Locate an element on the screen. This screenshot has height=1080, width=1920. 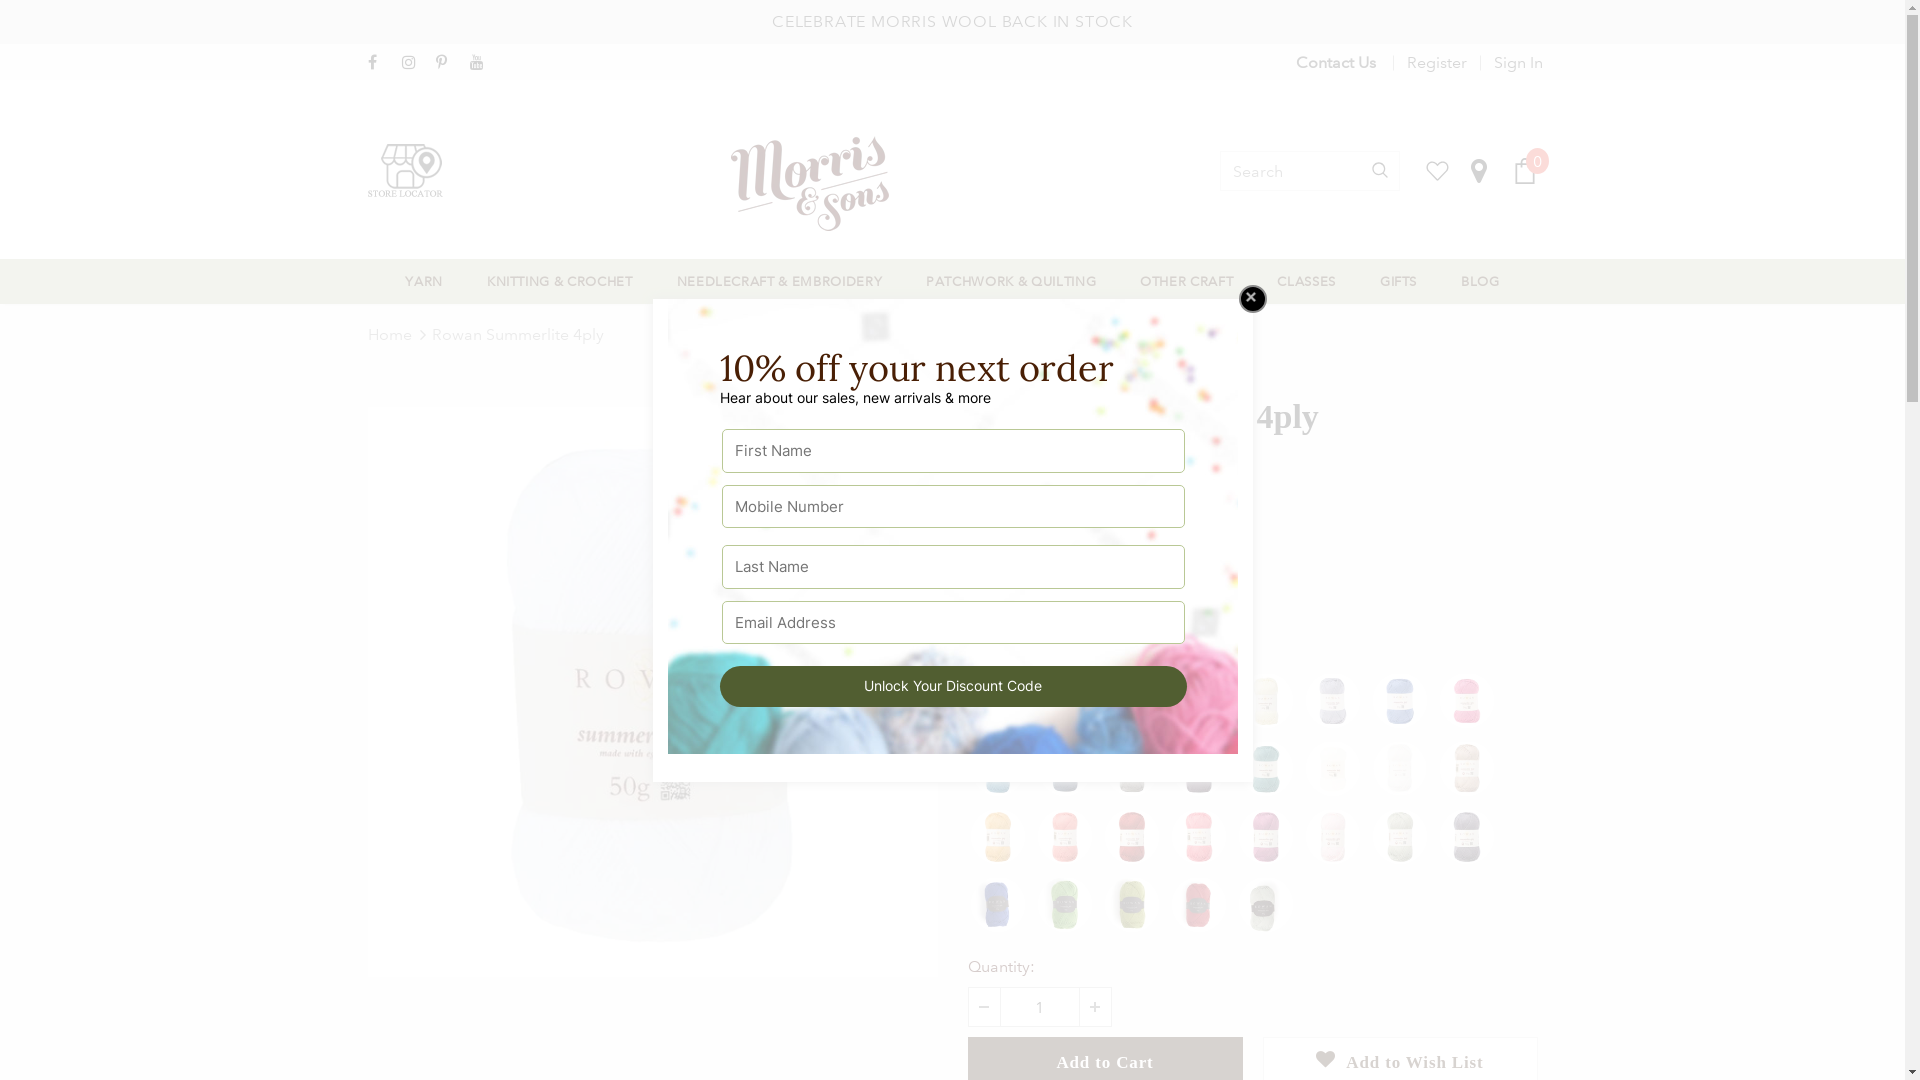
'Sign In' is located at coordinates (1511, 61).